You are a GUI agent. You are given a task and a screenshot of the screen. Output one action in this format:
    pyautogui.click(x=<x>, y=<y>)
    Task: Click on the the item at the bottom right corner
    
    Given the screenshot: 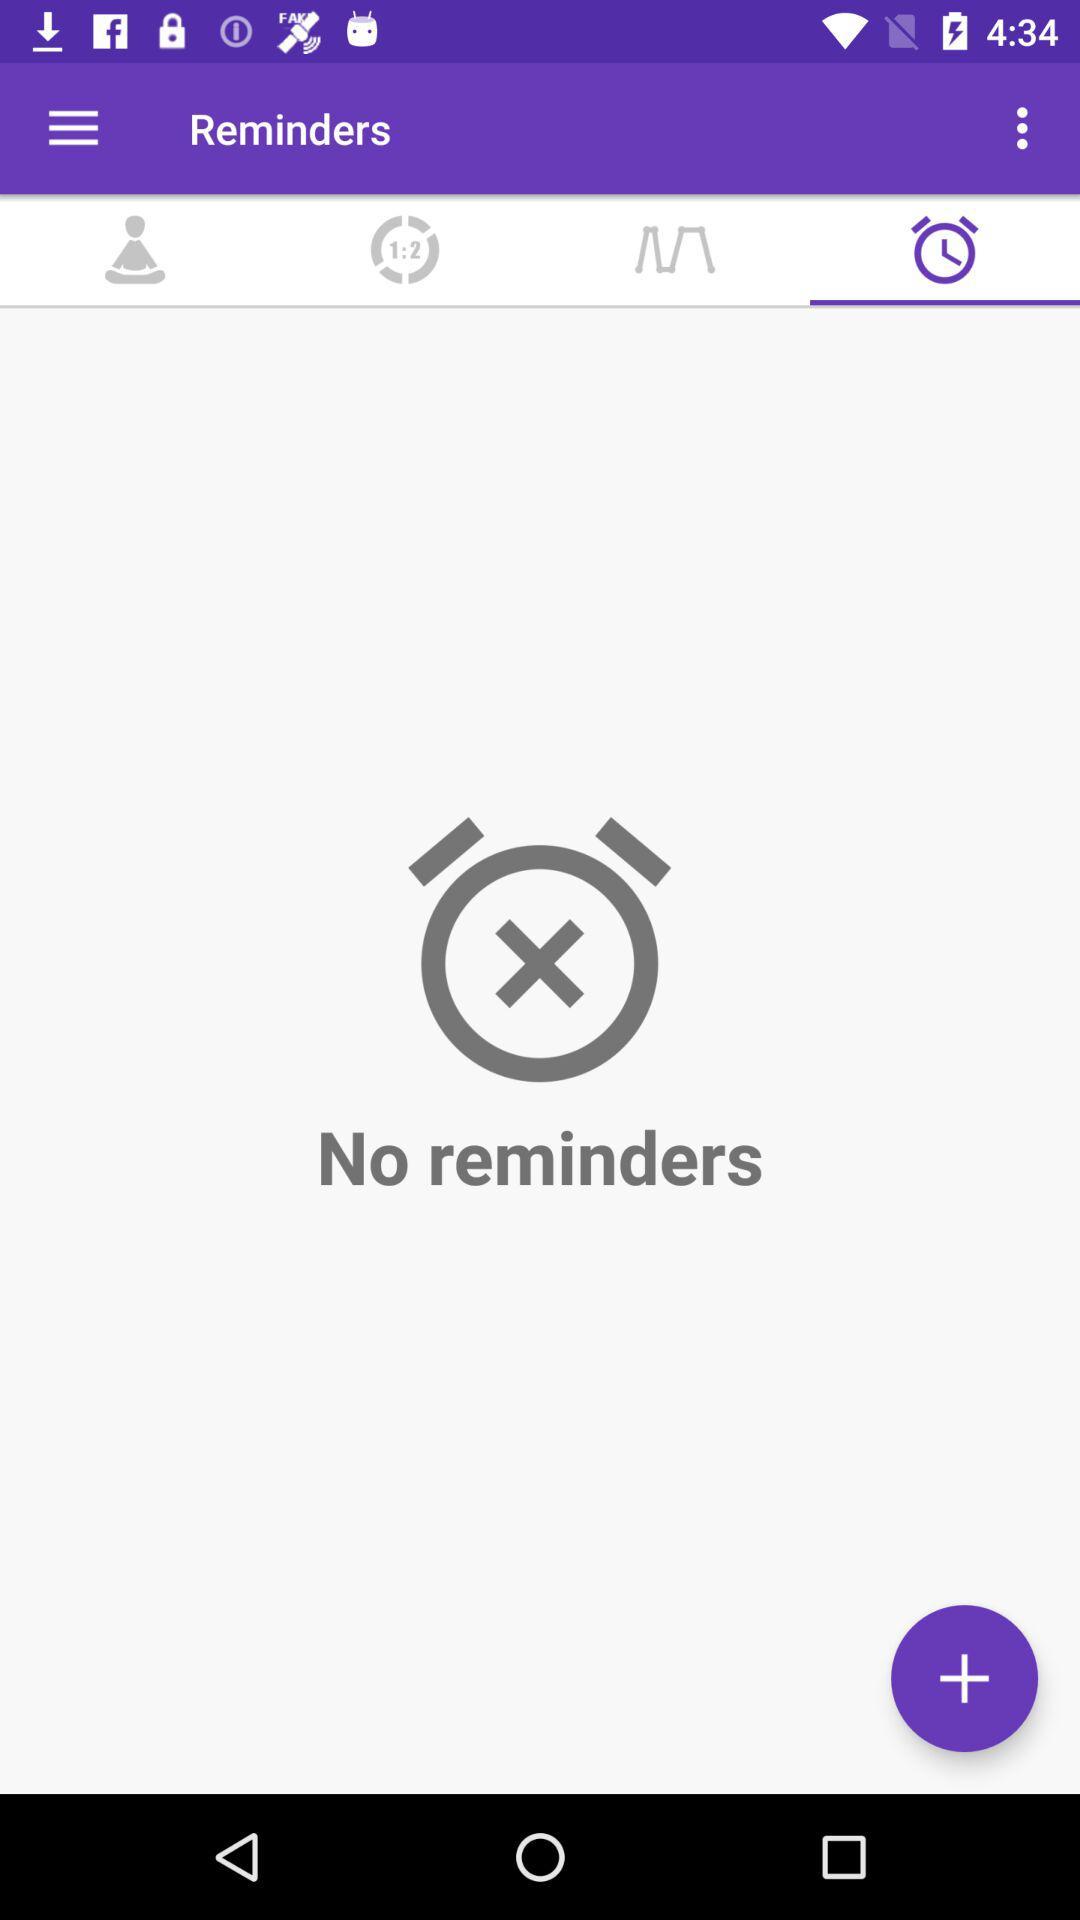 What is the action you would take?
    pyautogui.click(x=963, y=1678)
    